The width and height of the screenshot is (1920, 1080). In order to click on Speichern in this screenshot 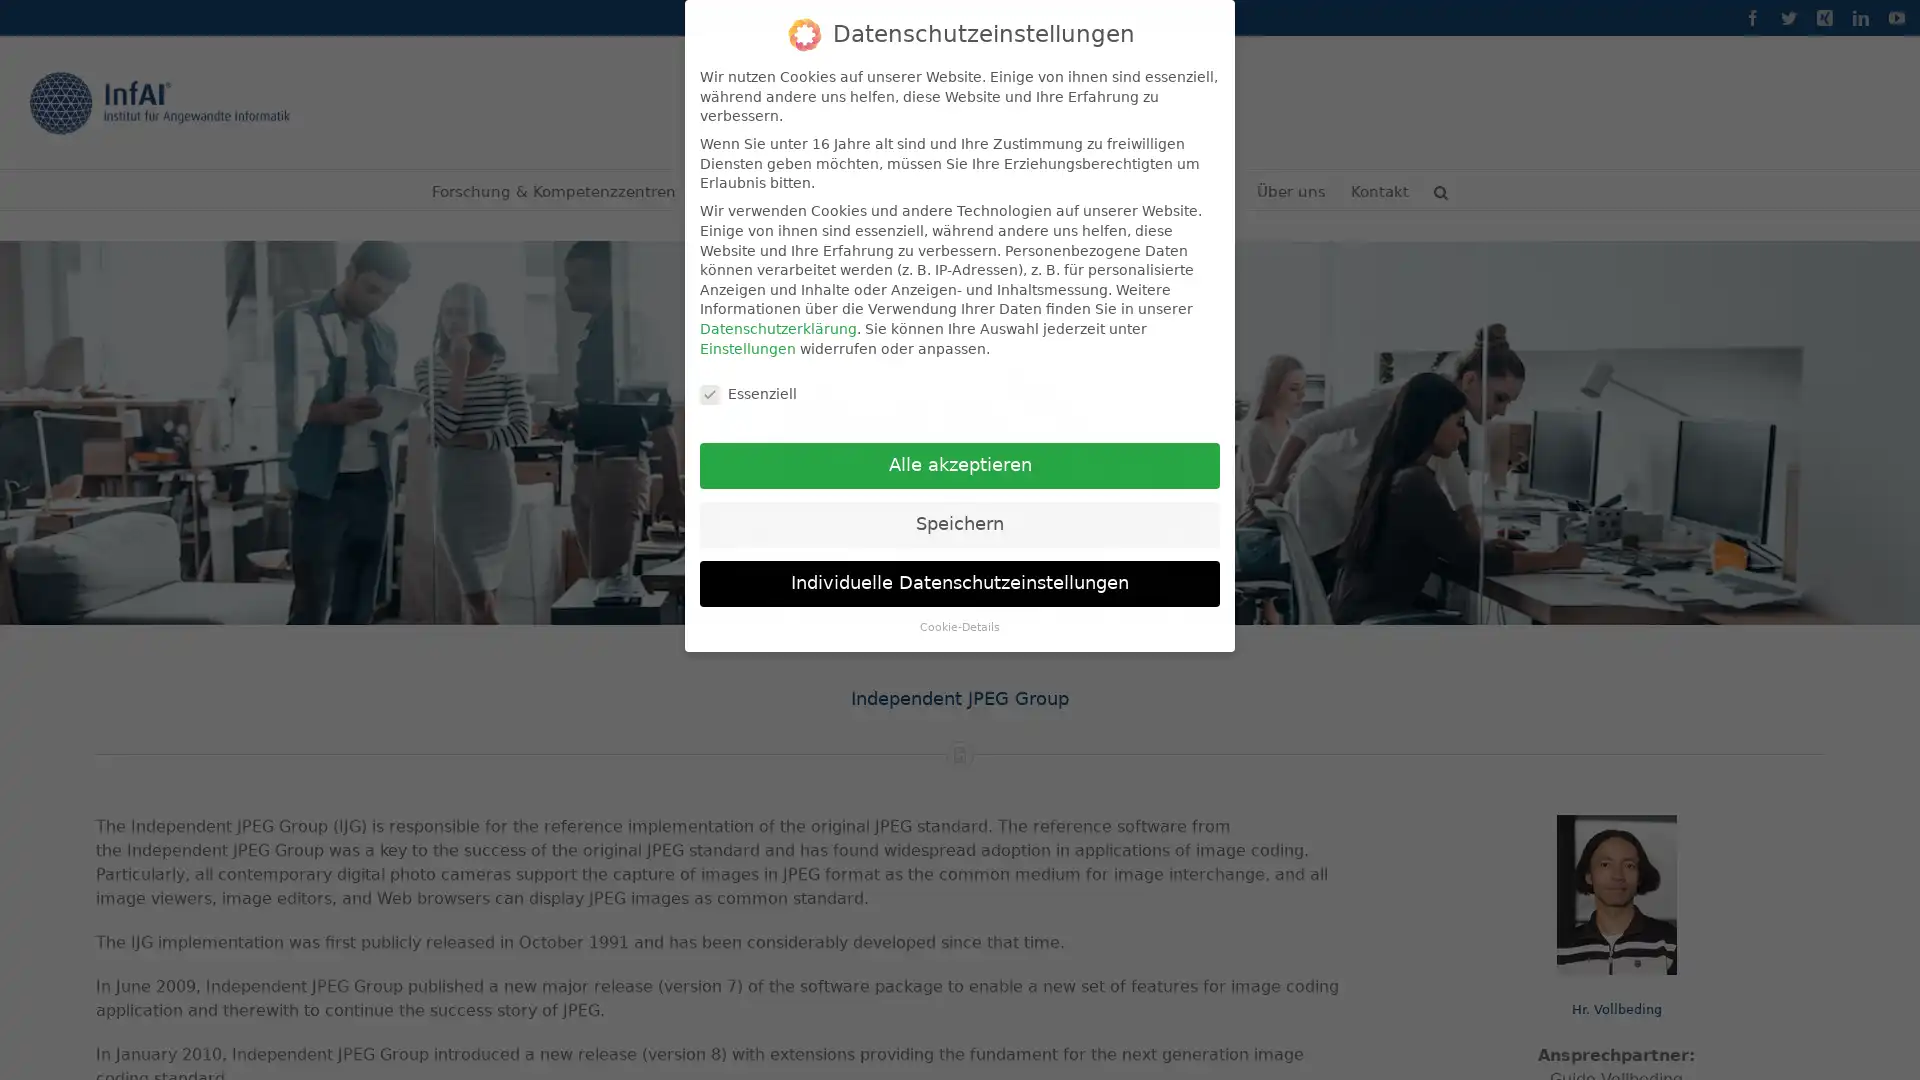, I will do `click(960, 523)`.